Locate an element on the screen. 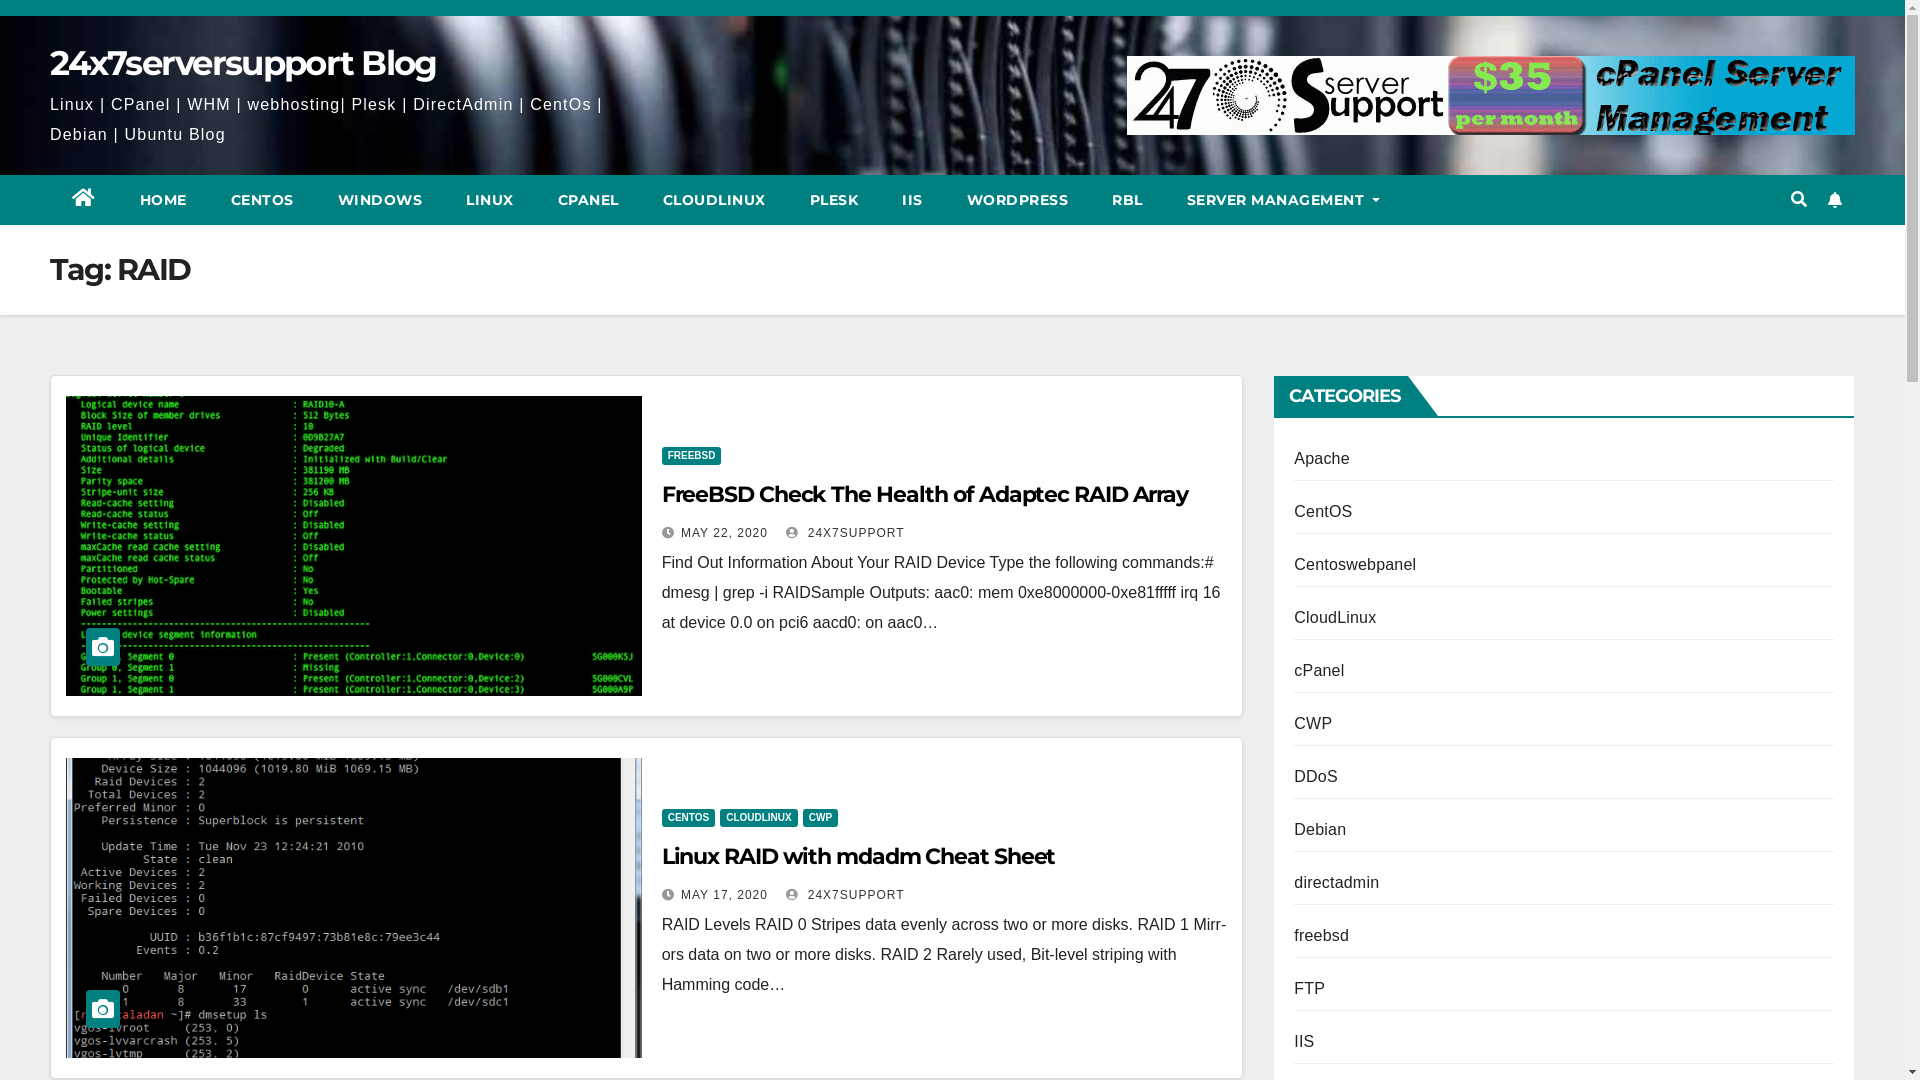 The width and height of the screenshot is (1920, 1080). 'DDoS' is located at coordinates (1315, 775).